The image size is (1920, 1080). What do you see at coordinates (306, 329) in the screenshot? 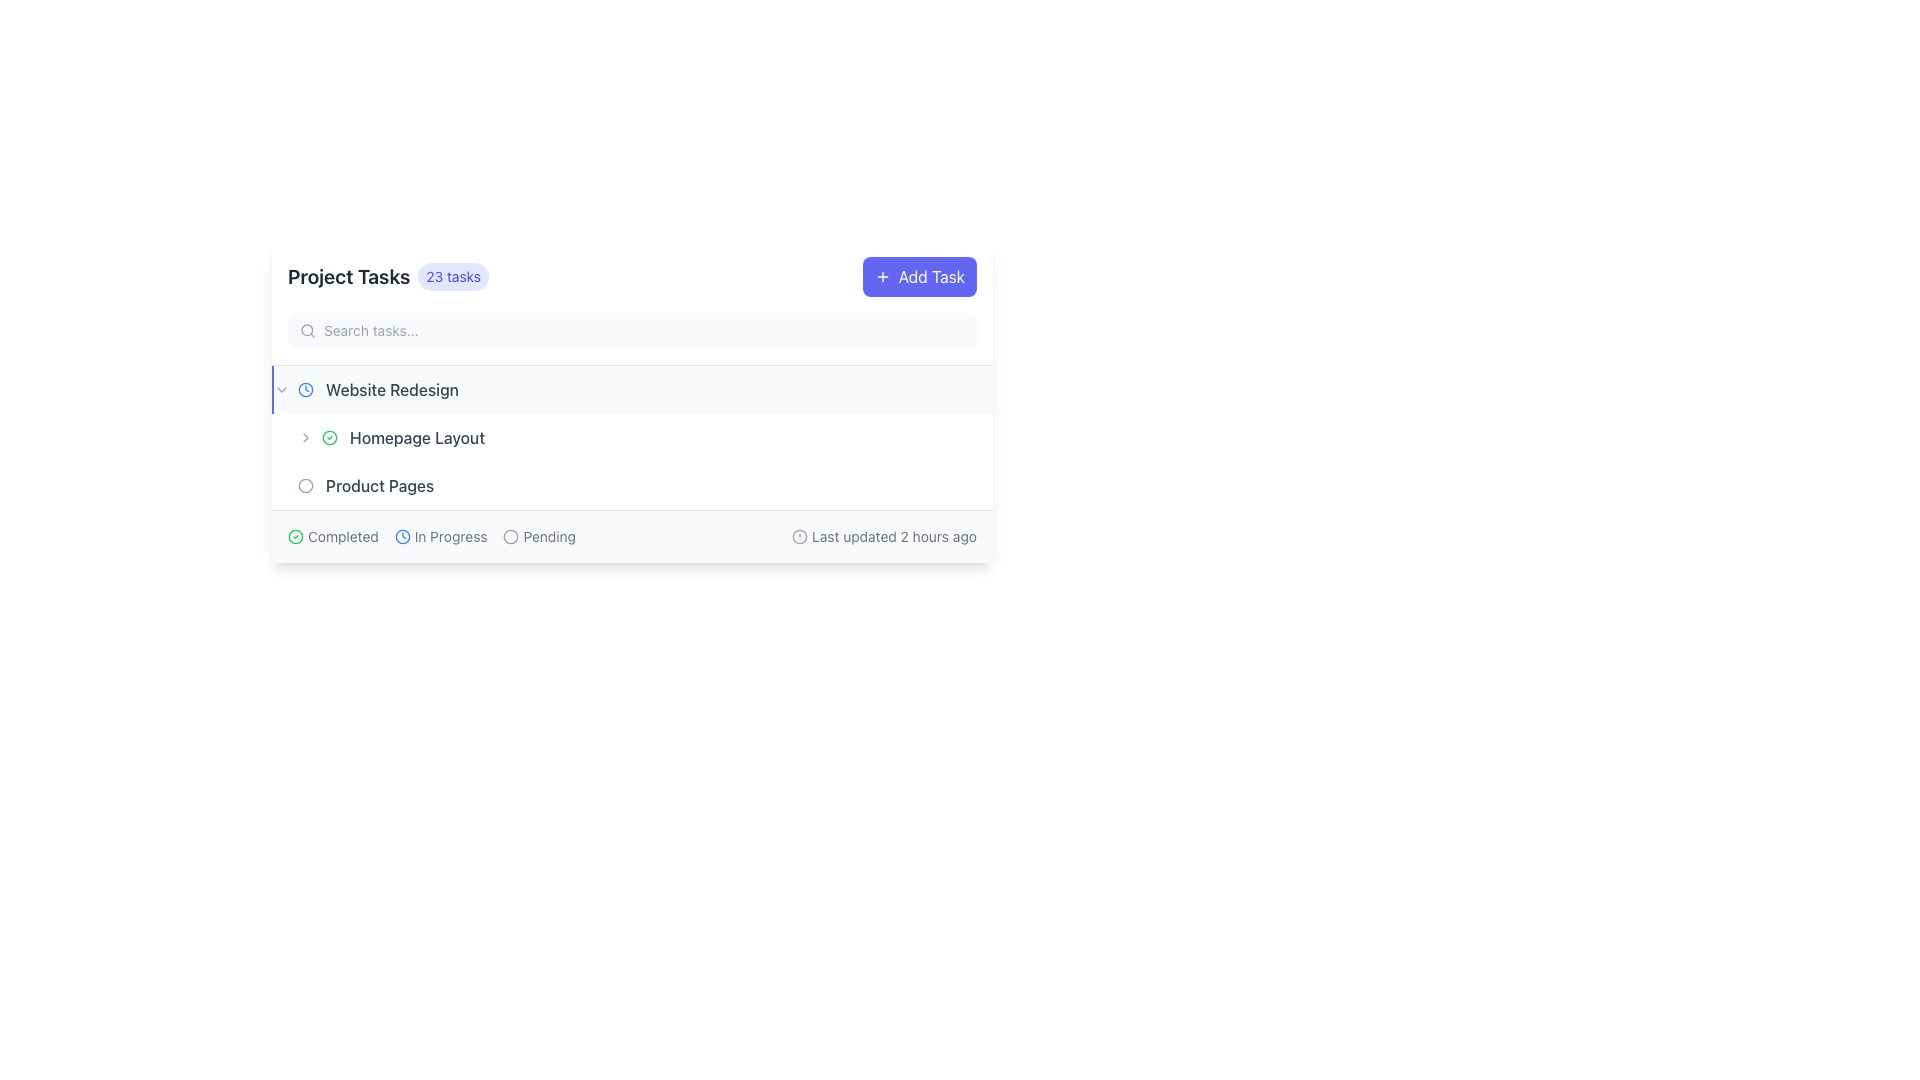
I see `the circular graphic element that is part of the SVG search icon located near the left side of the search bar in the task management section` at bounding box center [306, 329].